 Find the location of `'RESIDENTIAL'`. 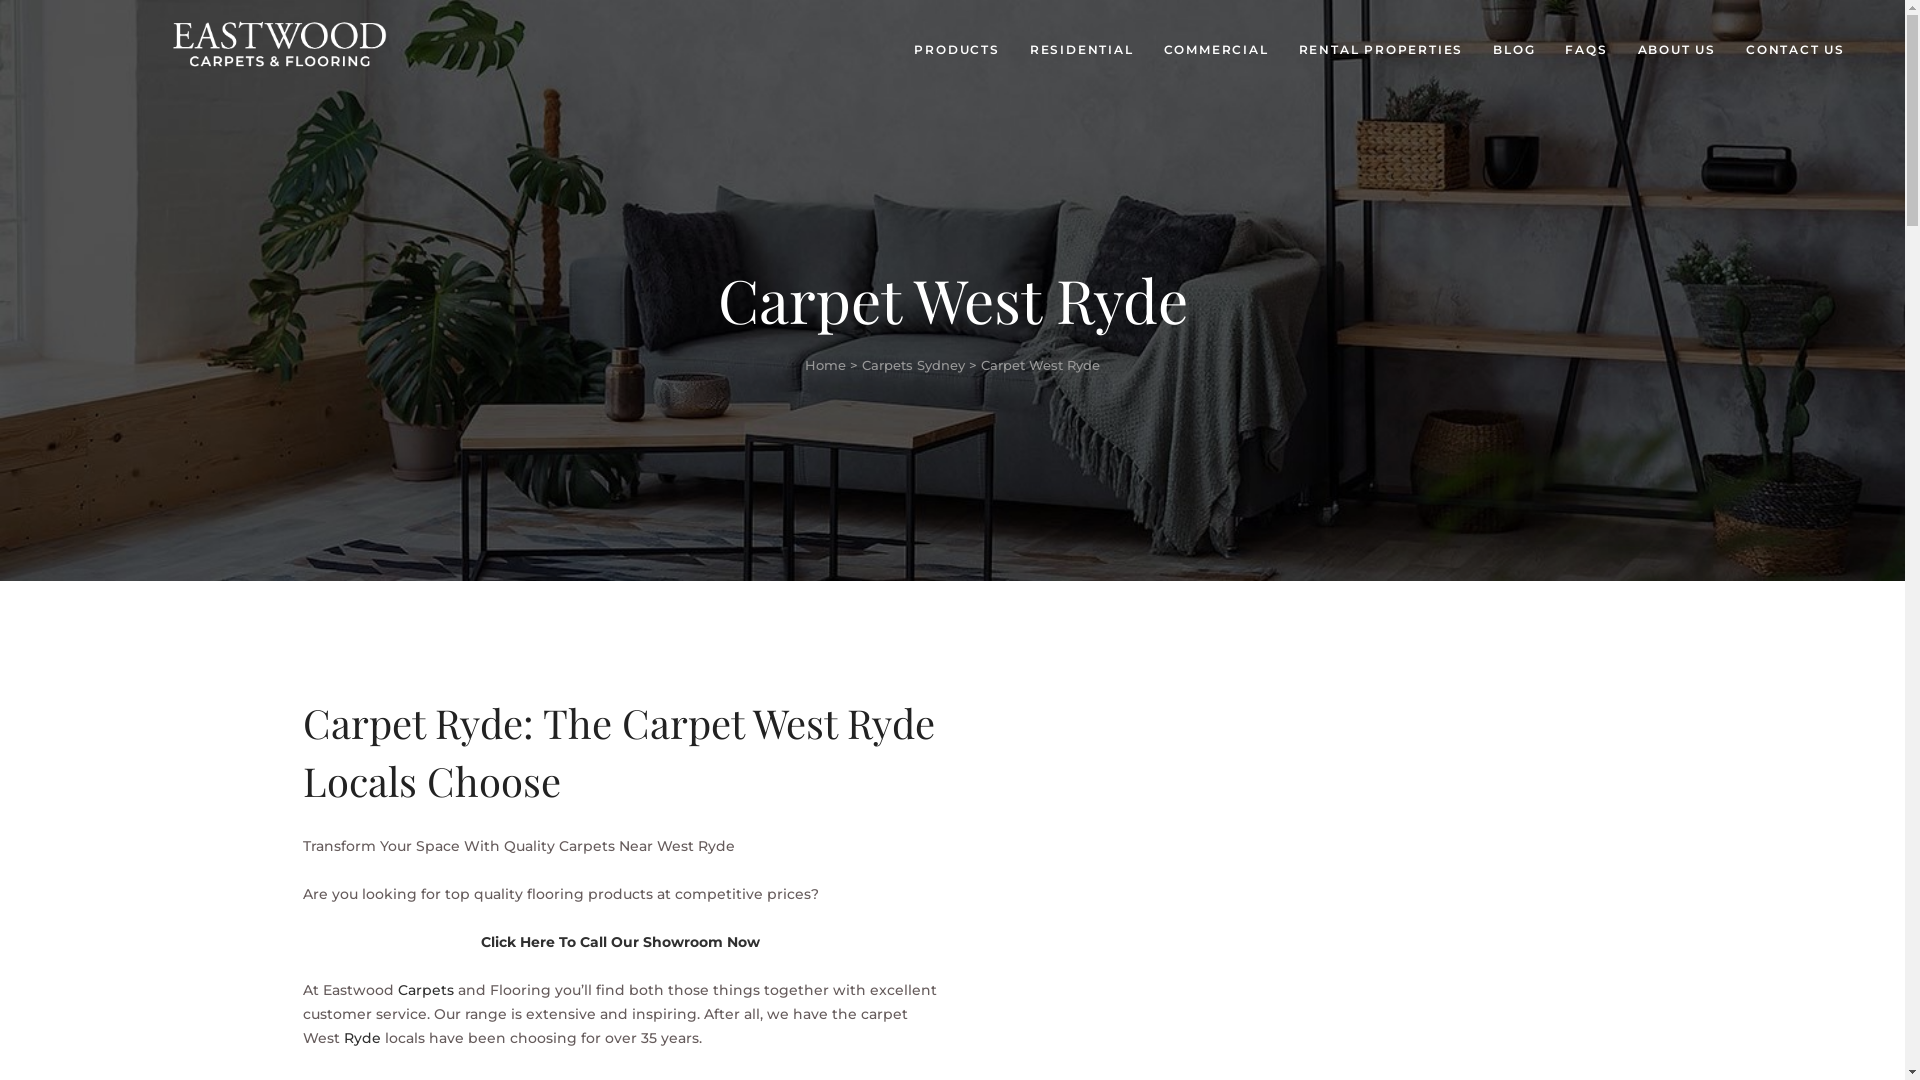

'RESIDENTIAL' is located at coordinates (1080, 49).